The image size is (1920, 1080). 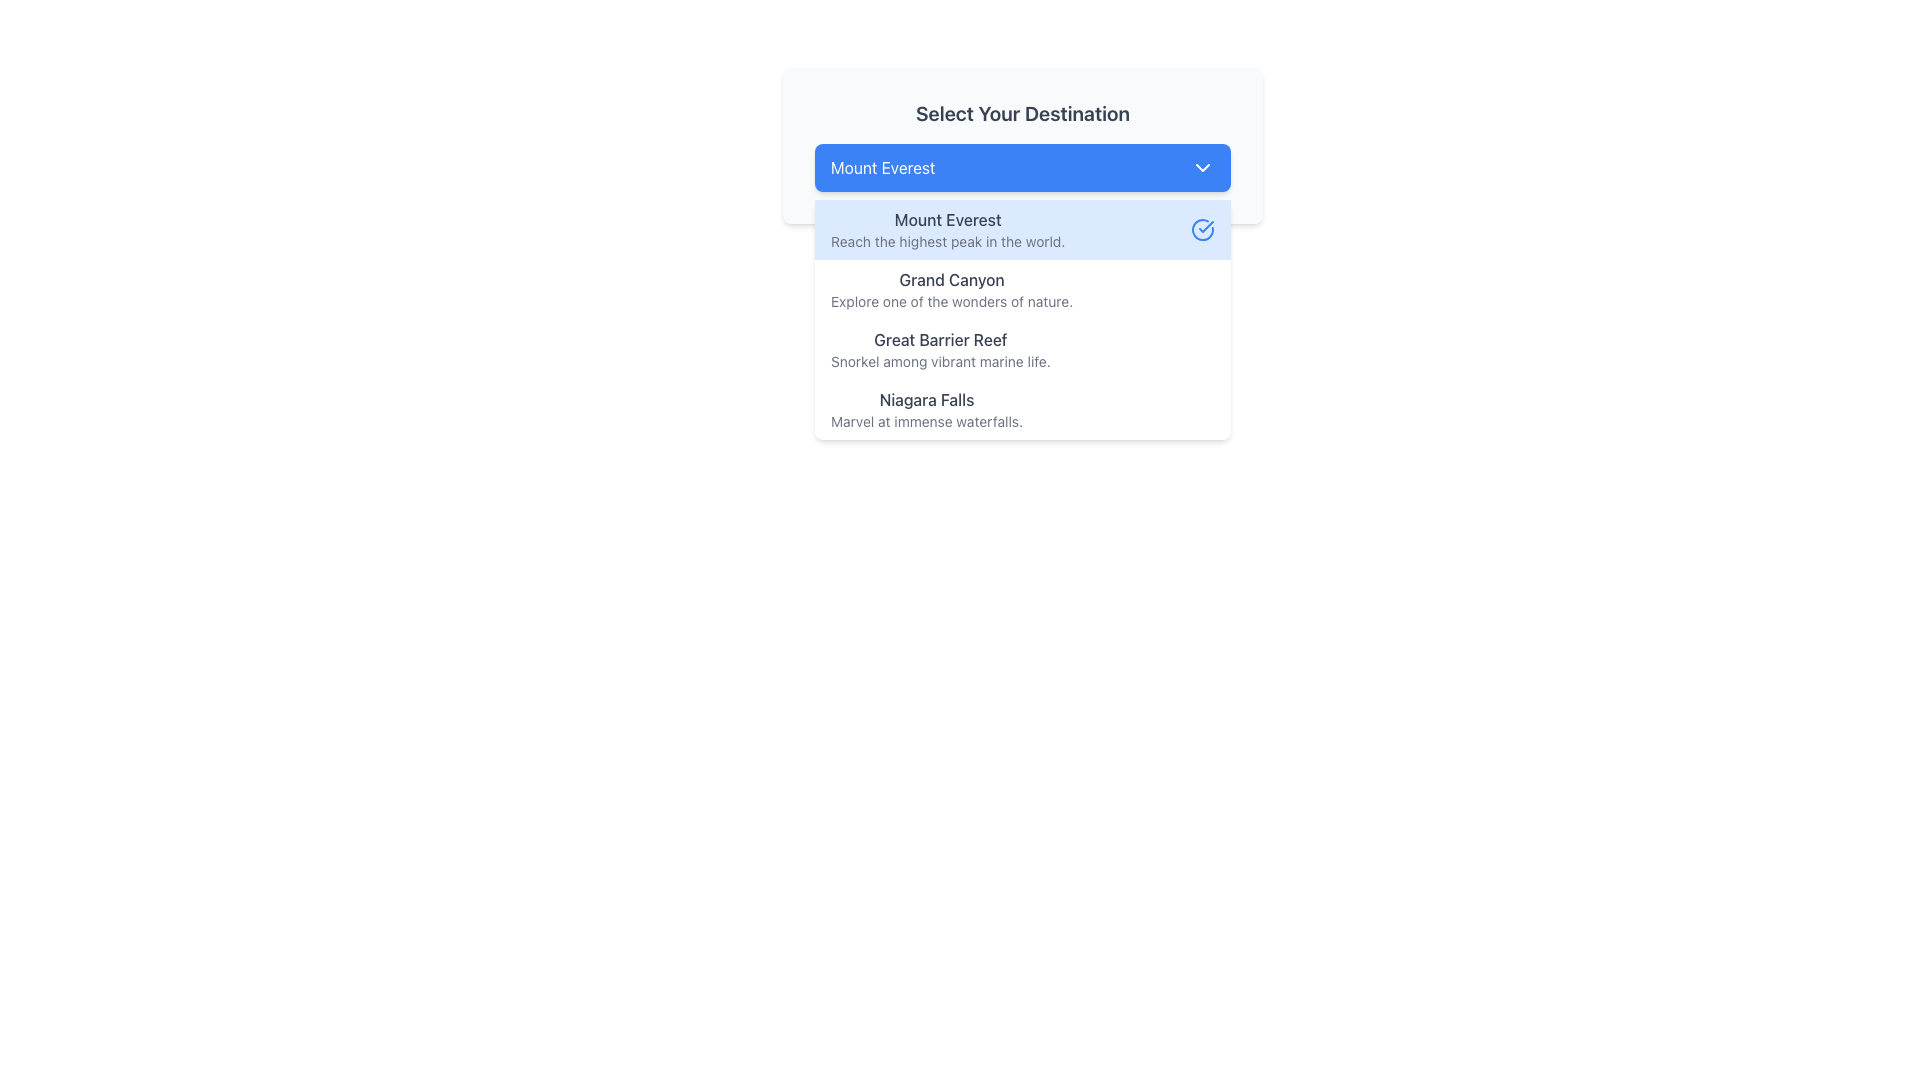 I want to click on the first entry in the dropdown list labeled 'Mount Everest', so click(x=1022, y=229).